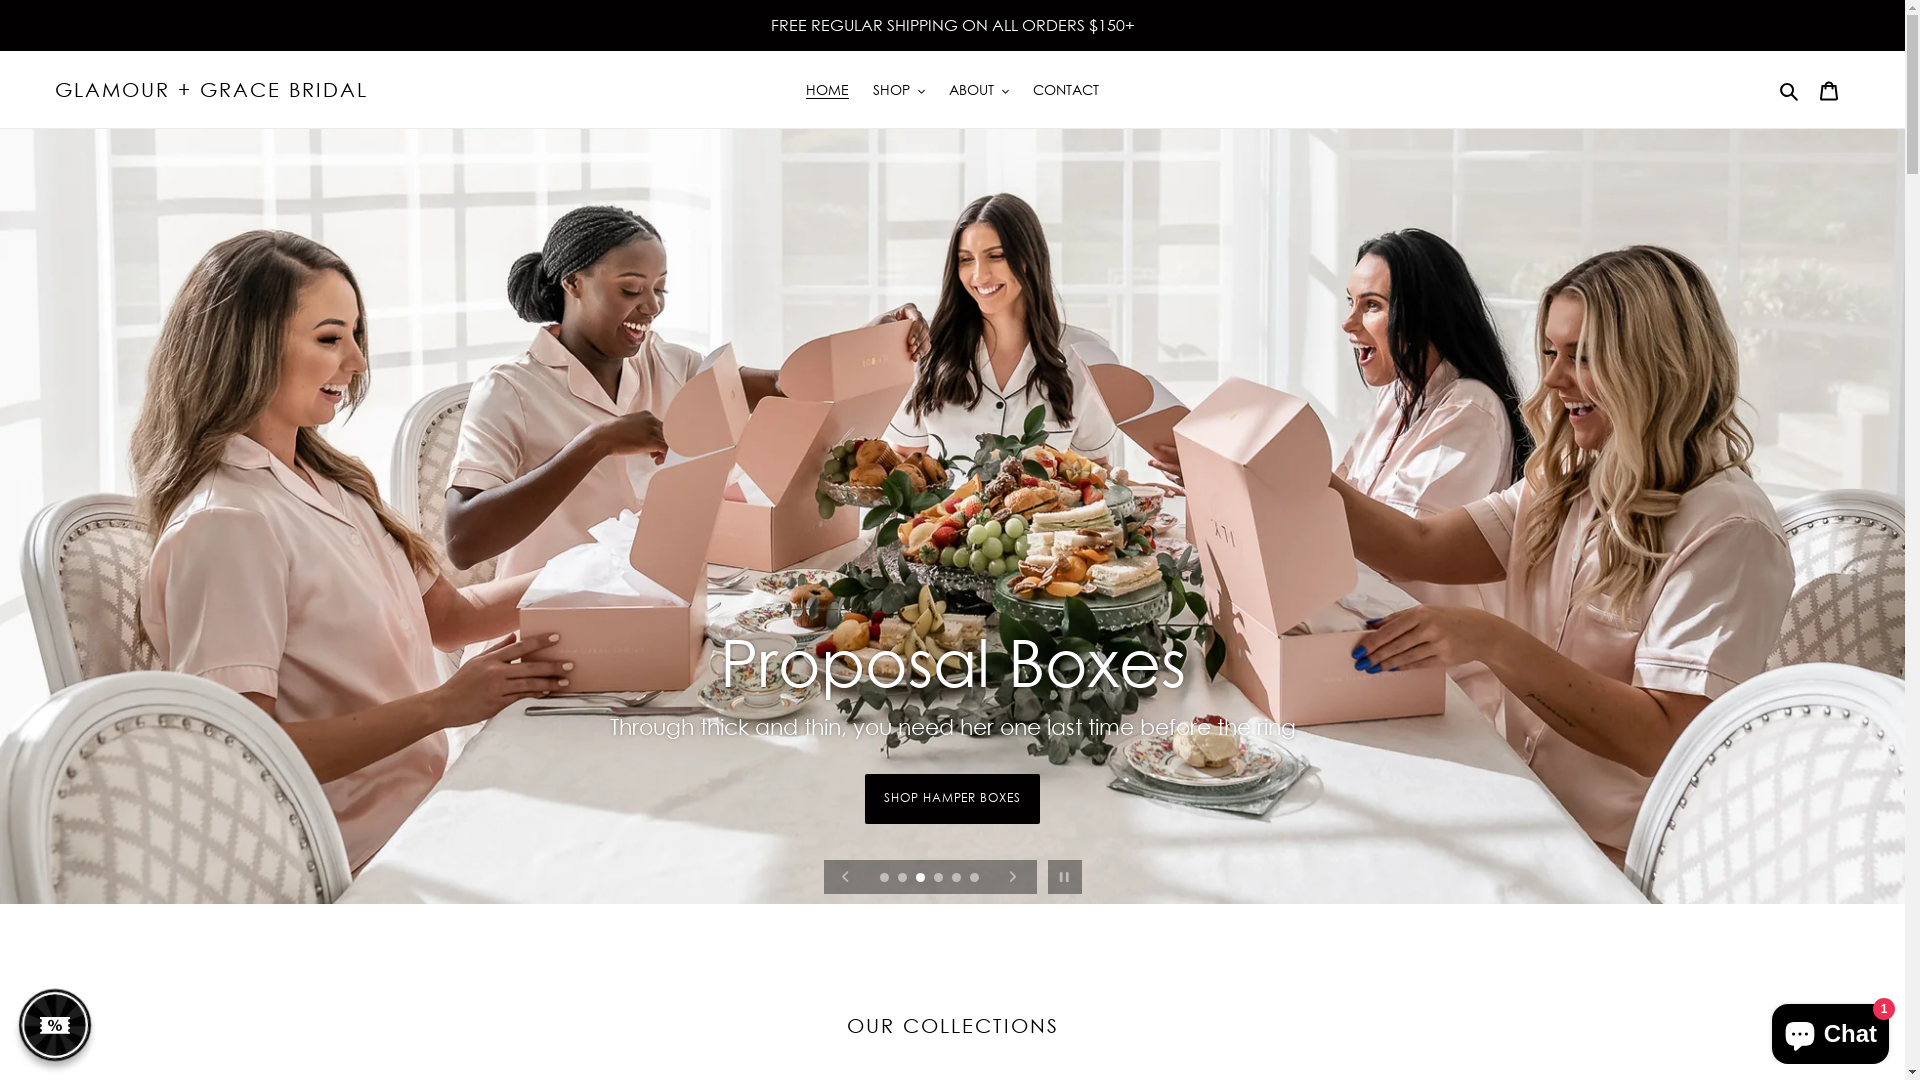 The image size is (1920, 1080). What do you see at coordinates (1830, 1029) in the screenshot?
I see `'Shopify online store chat'` at bounding box center [1830, 1029].